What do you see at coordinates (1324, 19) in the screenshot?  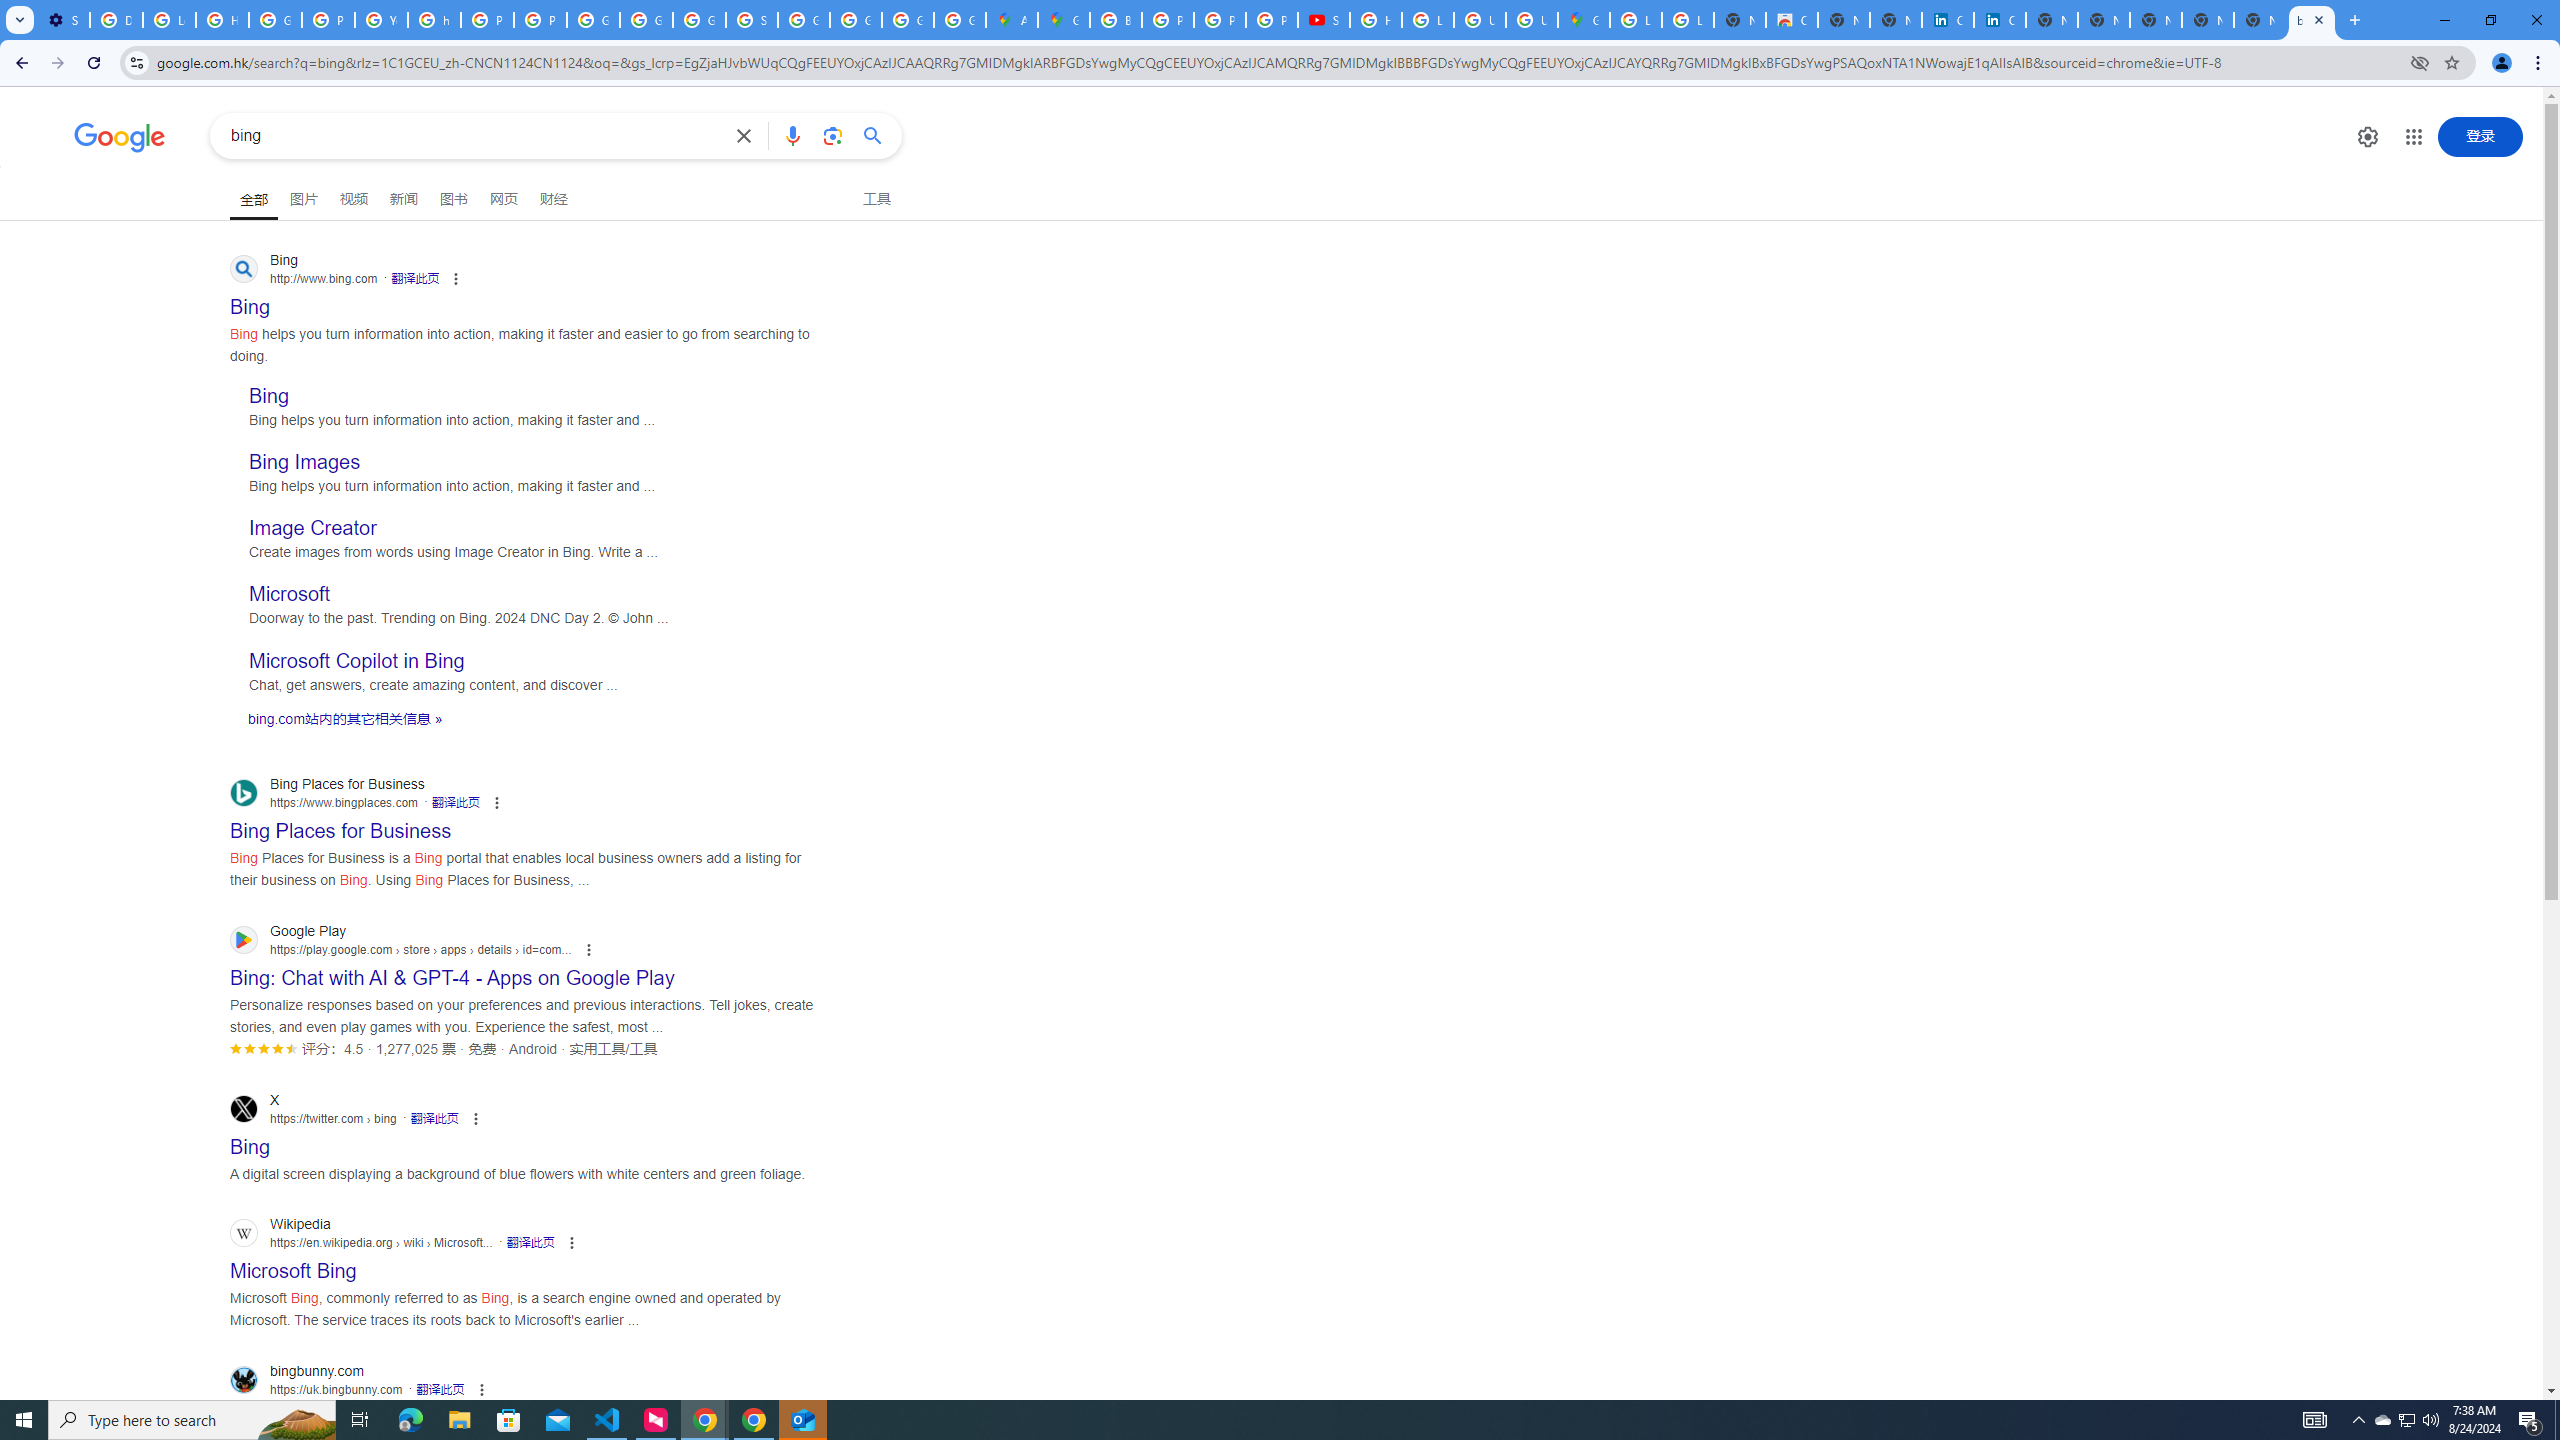 I see `'Subscriptions - YouTube'` at bounding box center [1324, 19].